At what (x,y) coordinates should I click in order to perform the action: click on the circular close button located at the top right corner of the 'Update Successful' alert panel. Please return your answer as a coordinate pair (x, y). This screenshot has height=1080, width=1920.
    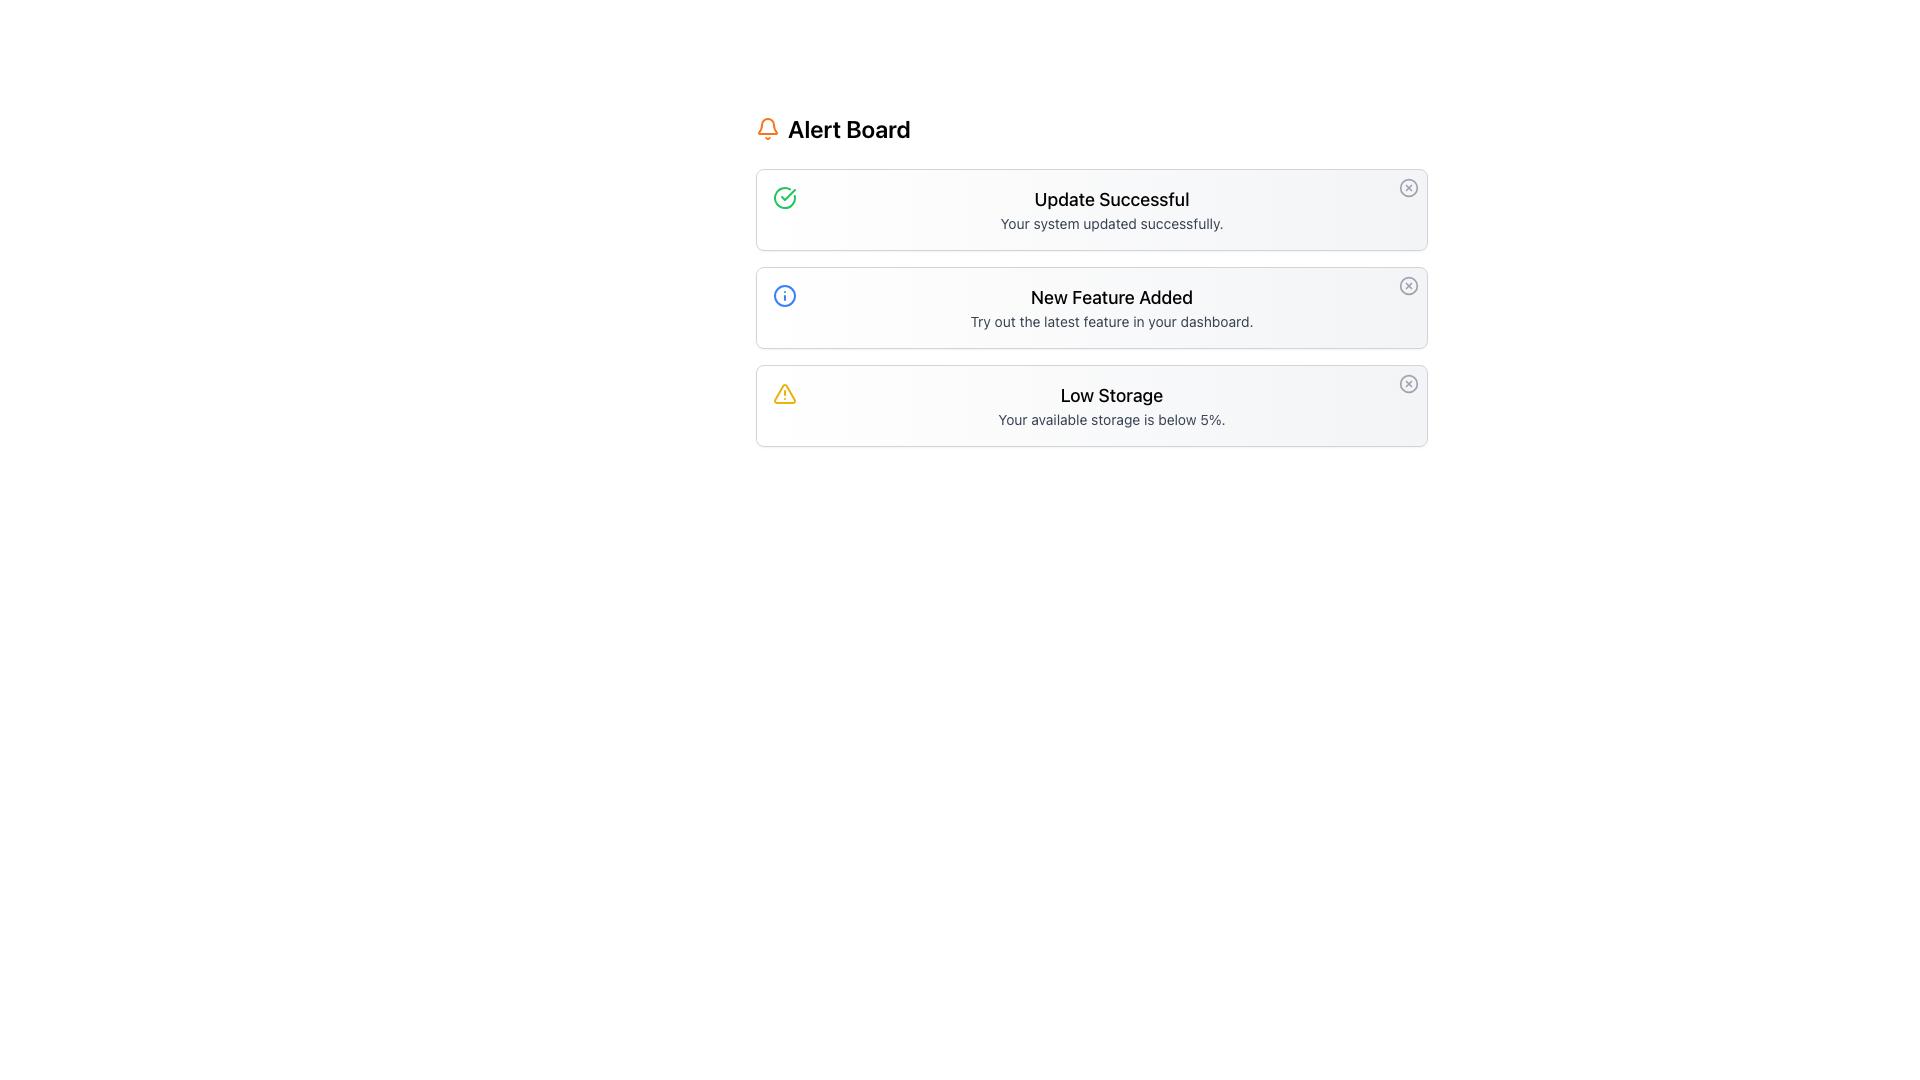
    Looking at the image, I should click on (1408, 188).